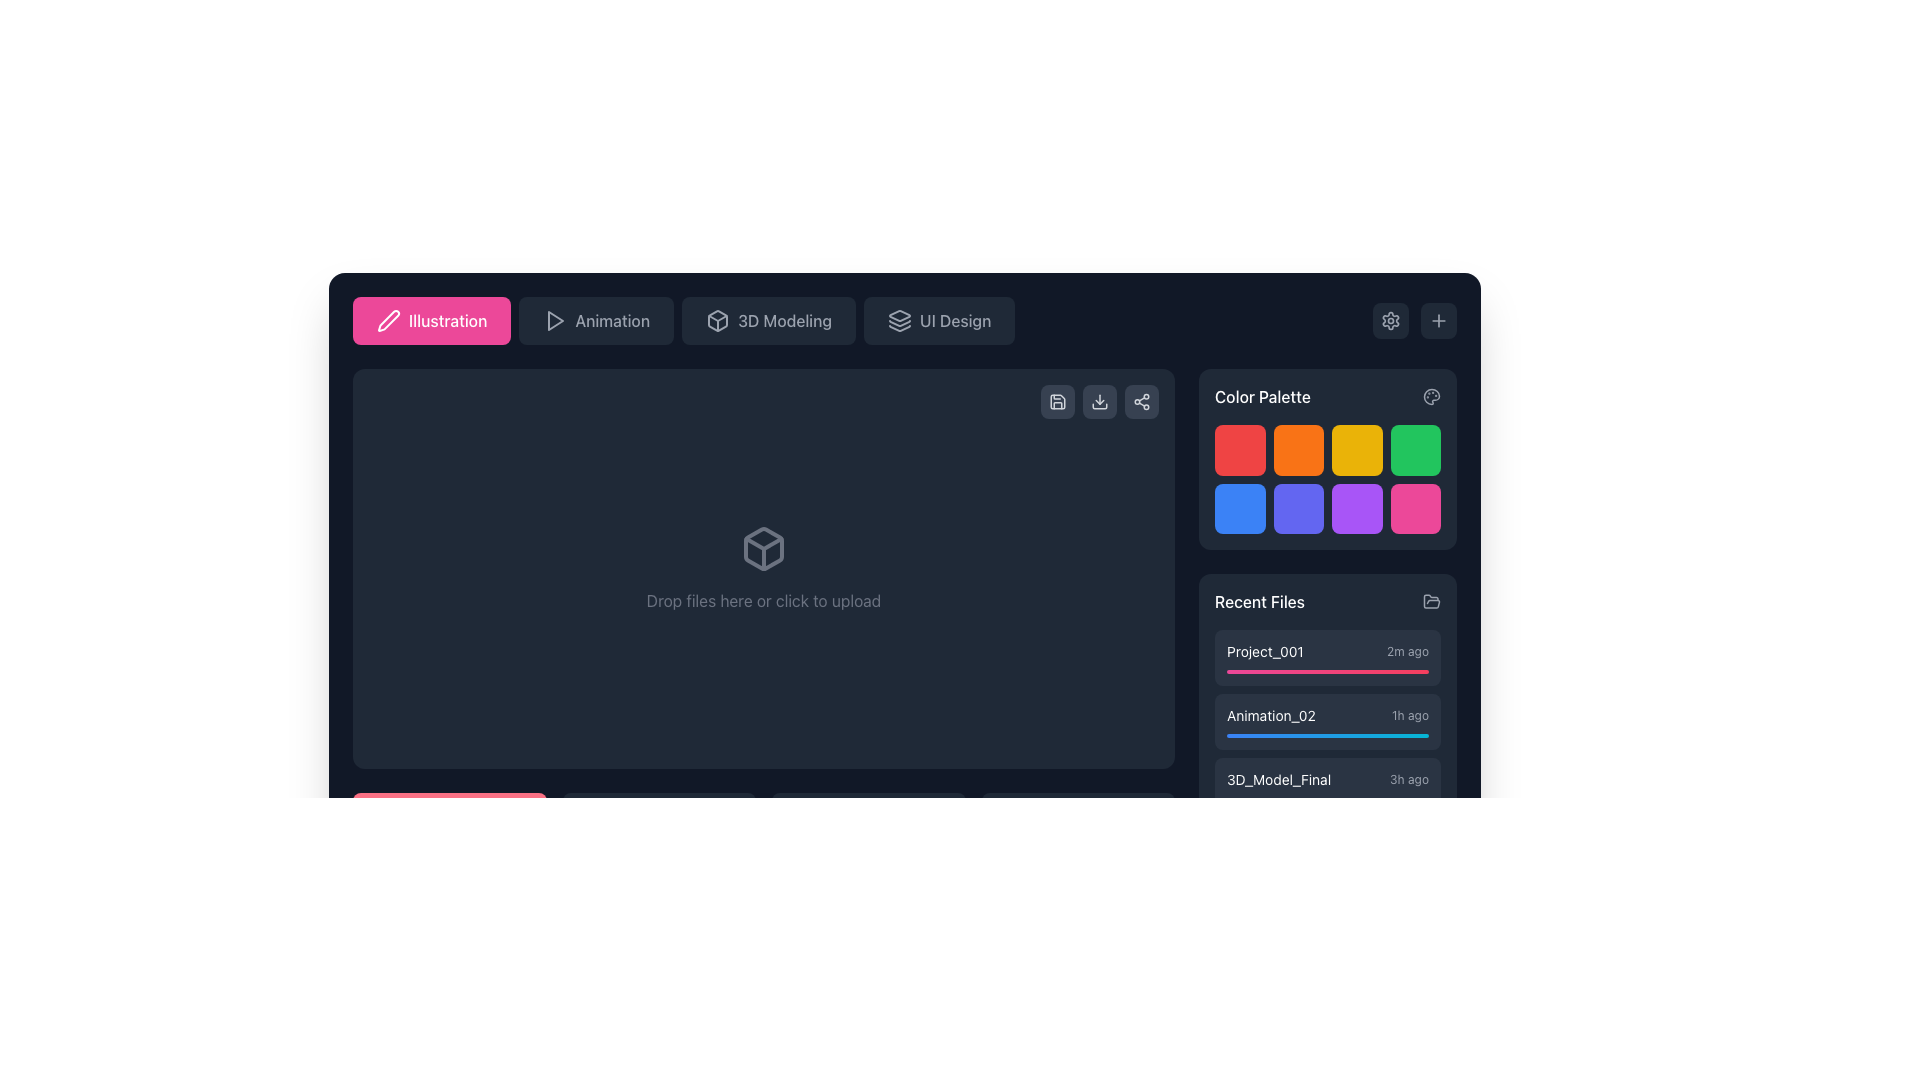  Describe the element at coordinates (555, 319) in the screenshot. I see `the triangular play icon within the 'Animation' button located in the top navigation bar, which is the second button after 'Illustration'` at that location.